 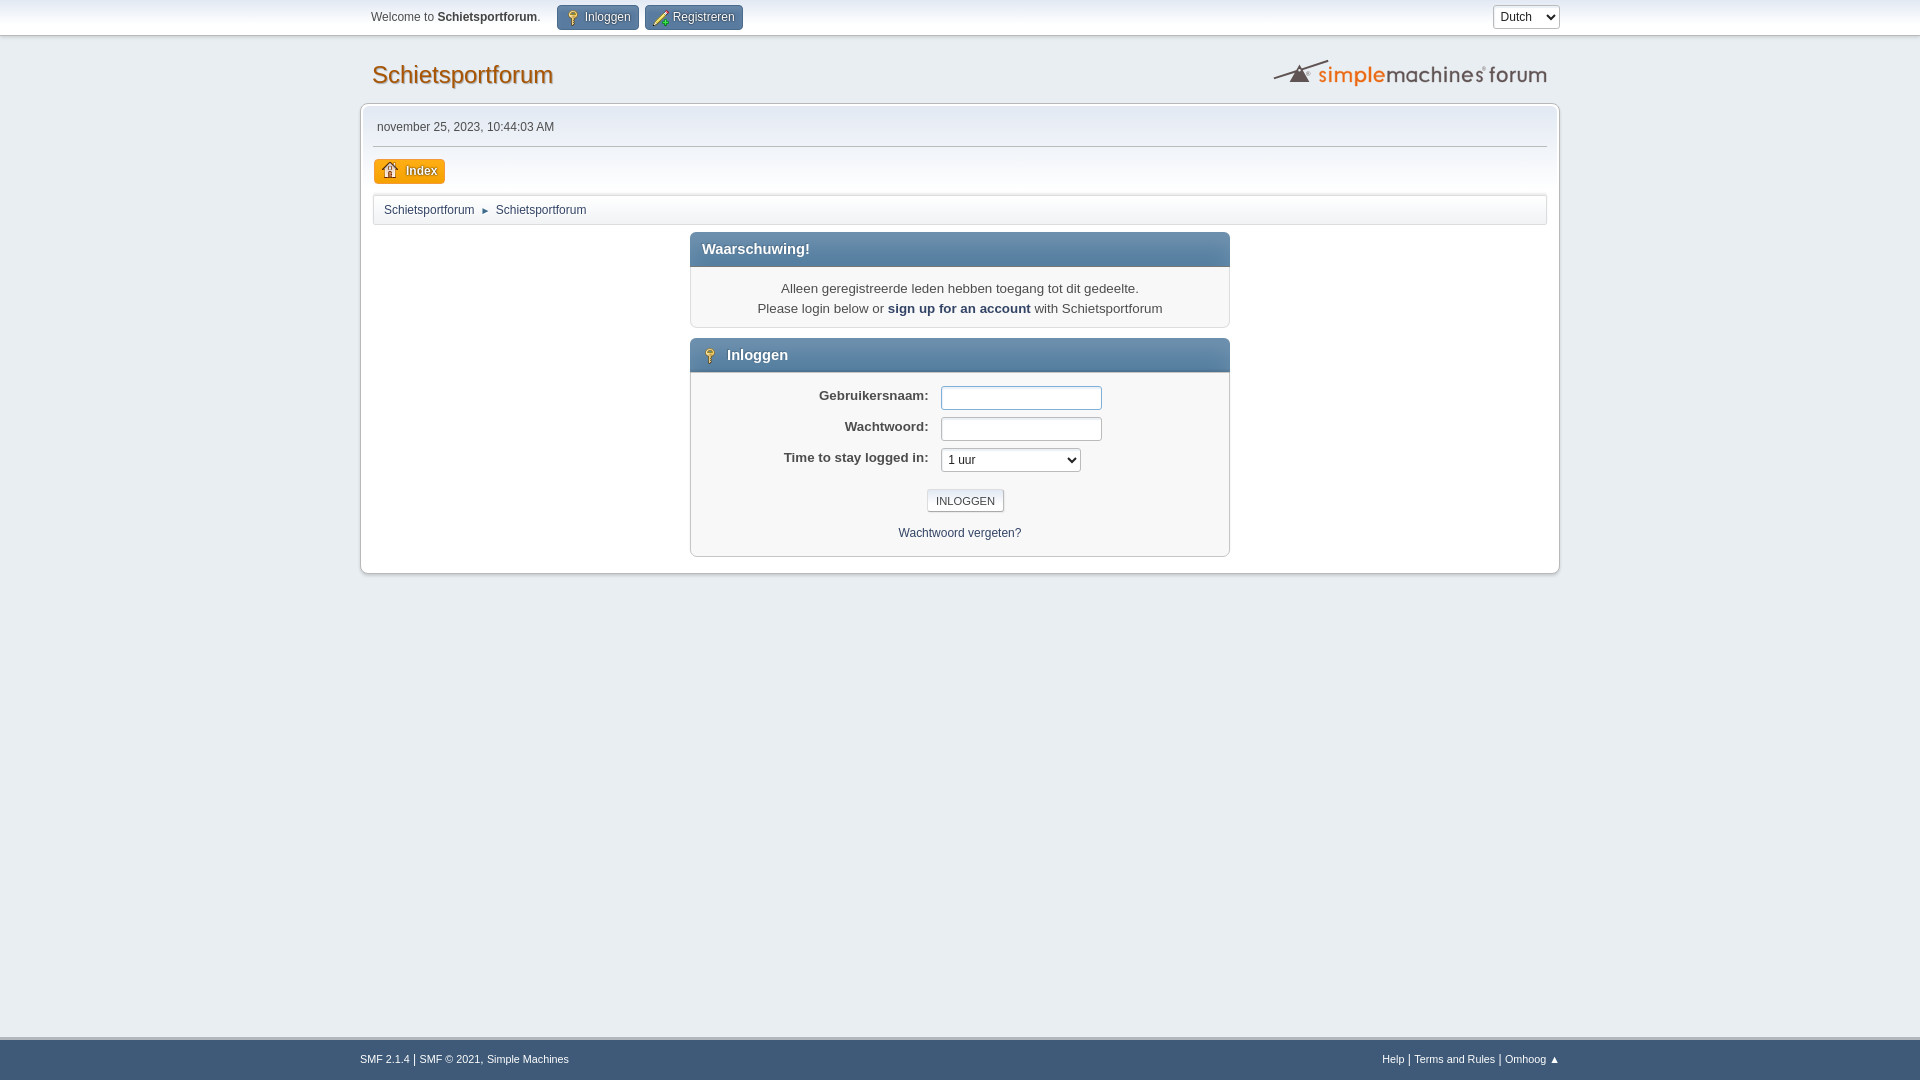 I want to click on 'Terms and Rules', so click(x=1454, y=1058).